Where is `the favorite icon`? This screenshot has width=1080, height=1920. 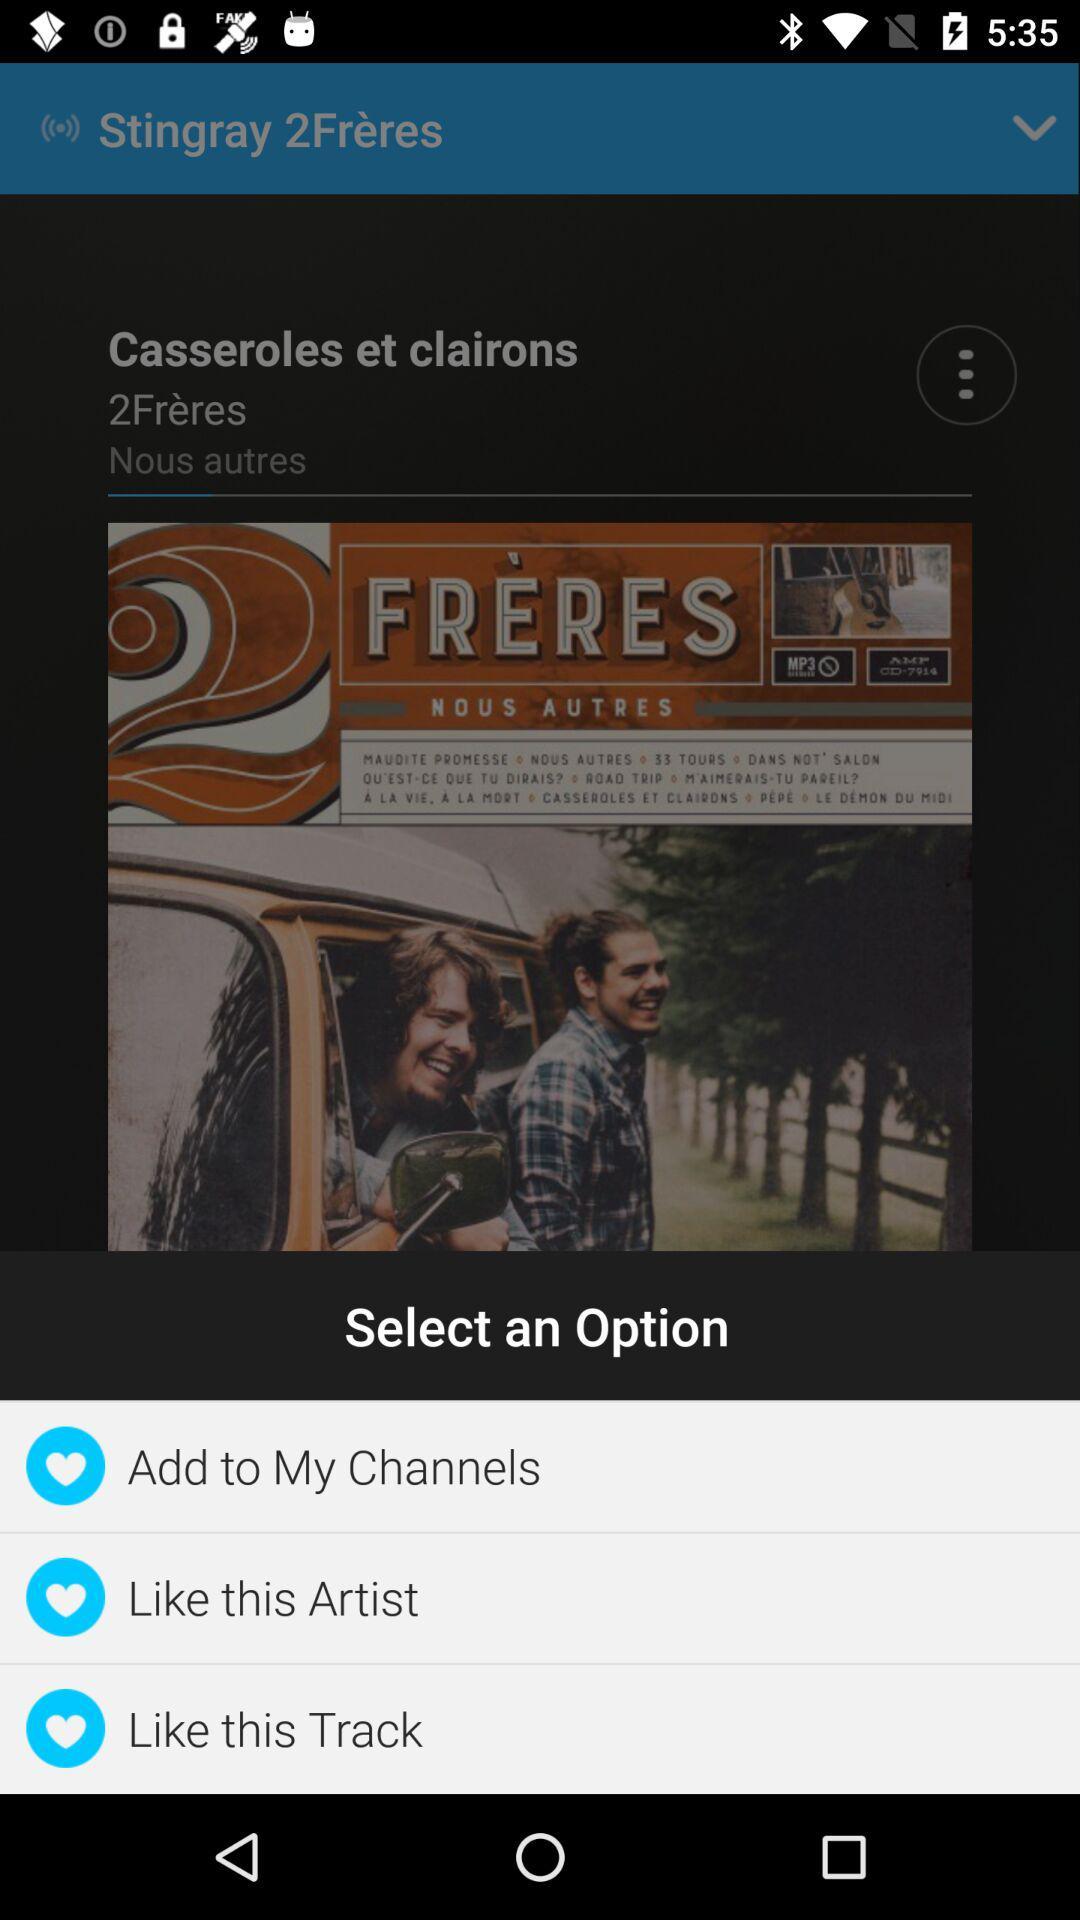 the favorite icon is located at coordinates (107, 1525).